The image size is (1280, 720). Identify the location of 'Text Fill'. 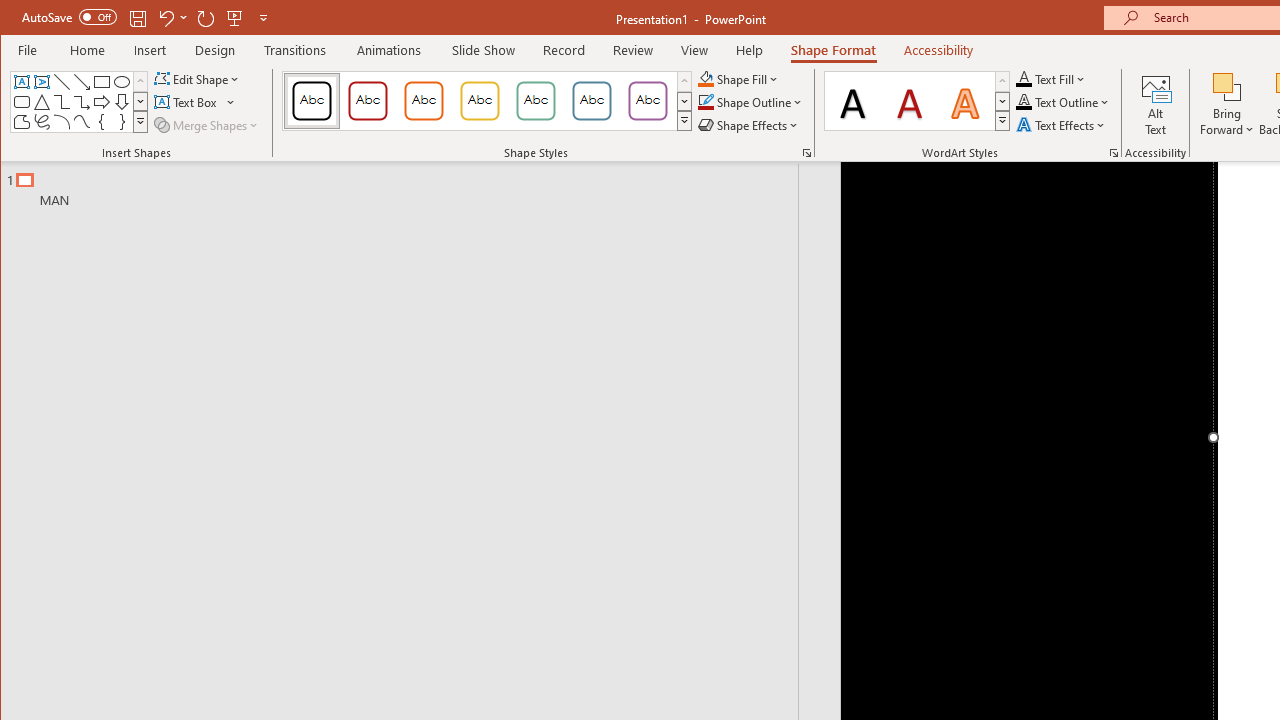
(1050, 78).